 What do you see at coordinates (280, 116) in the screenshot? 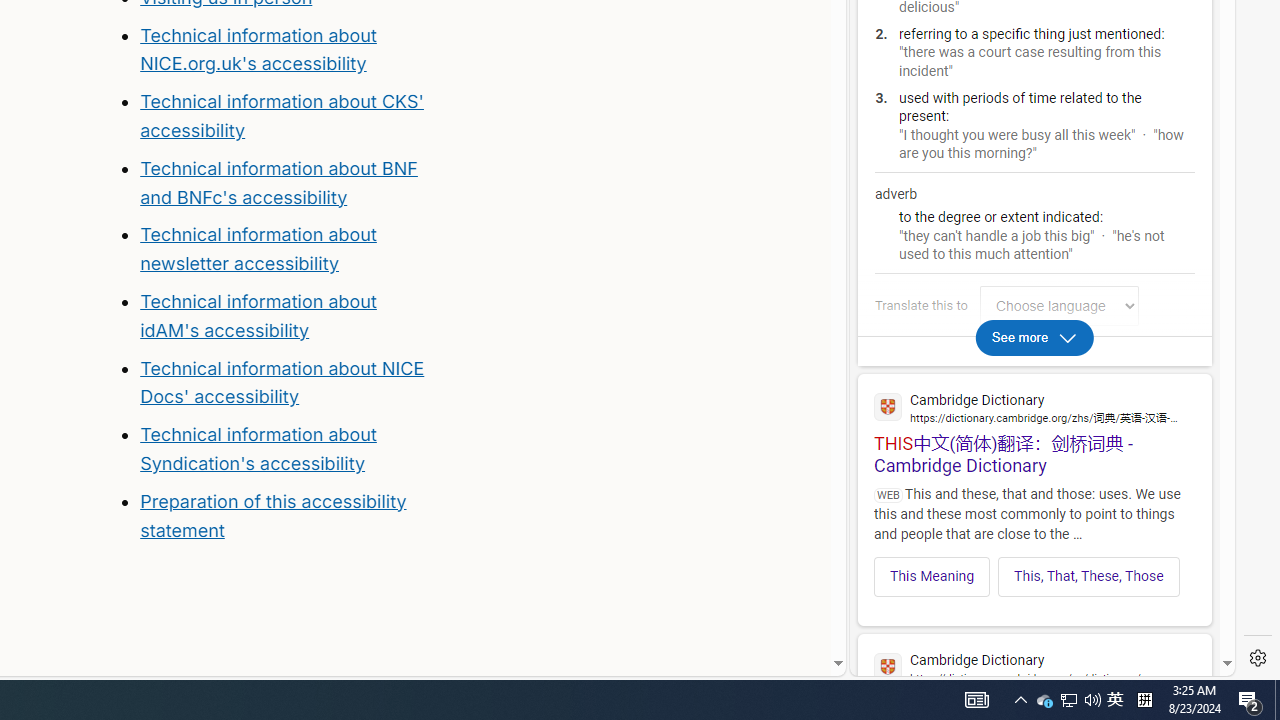
I see `'Technical information about CKS'` at bounding box center [280, 116].